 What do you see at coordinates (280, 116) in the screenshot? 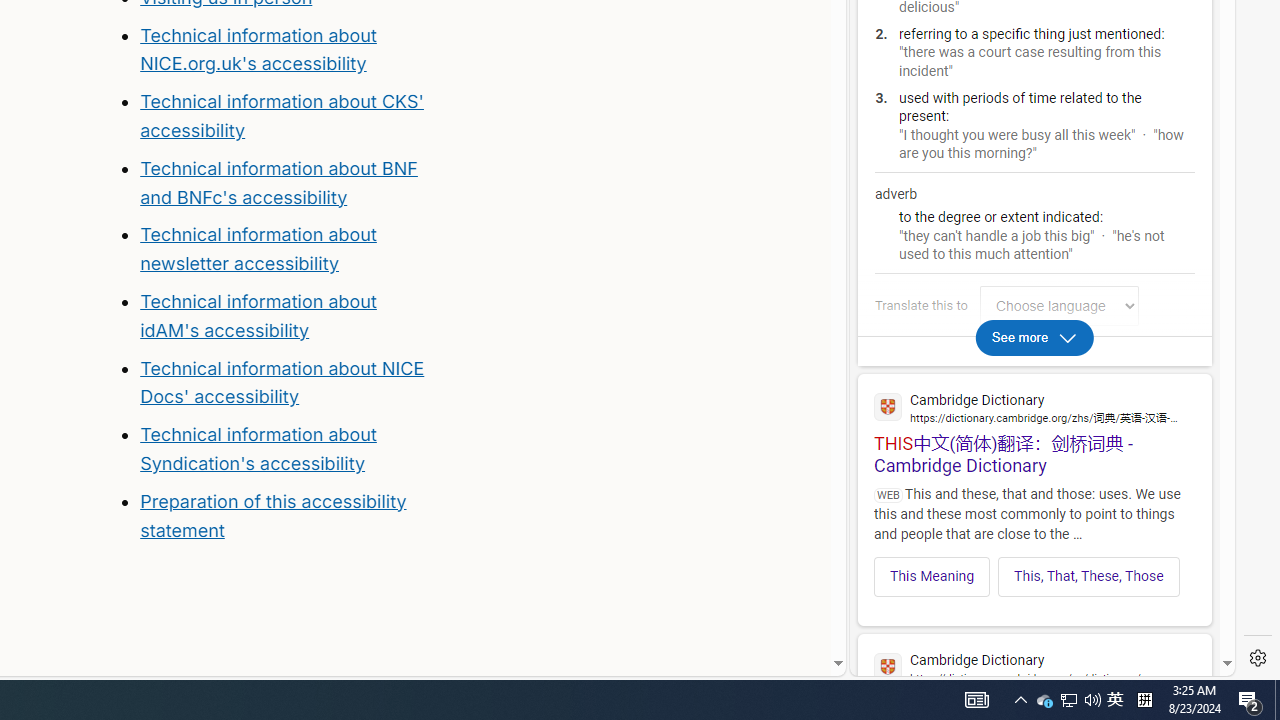
I see `'Technical information about CKS'` at bounding box center [280, 116].